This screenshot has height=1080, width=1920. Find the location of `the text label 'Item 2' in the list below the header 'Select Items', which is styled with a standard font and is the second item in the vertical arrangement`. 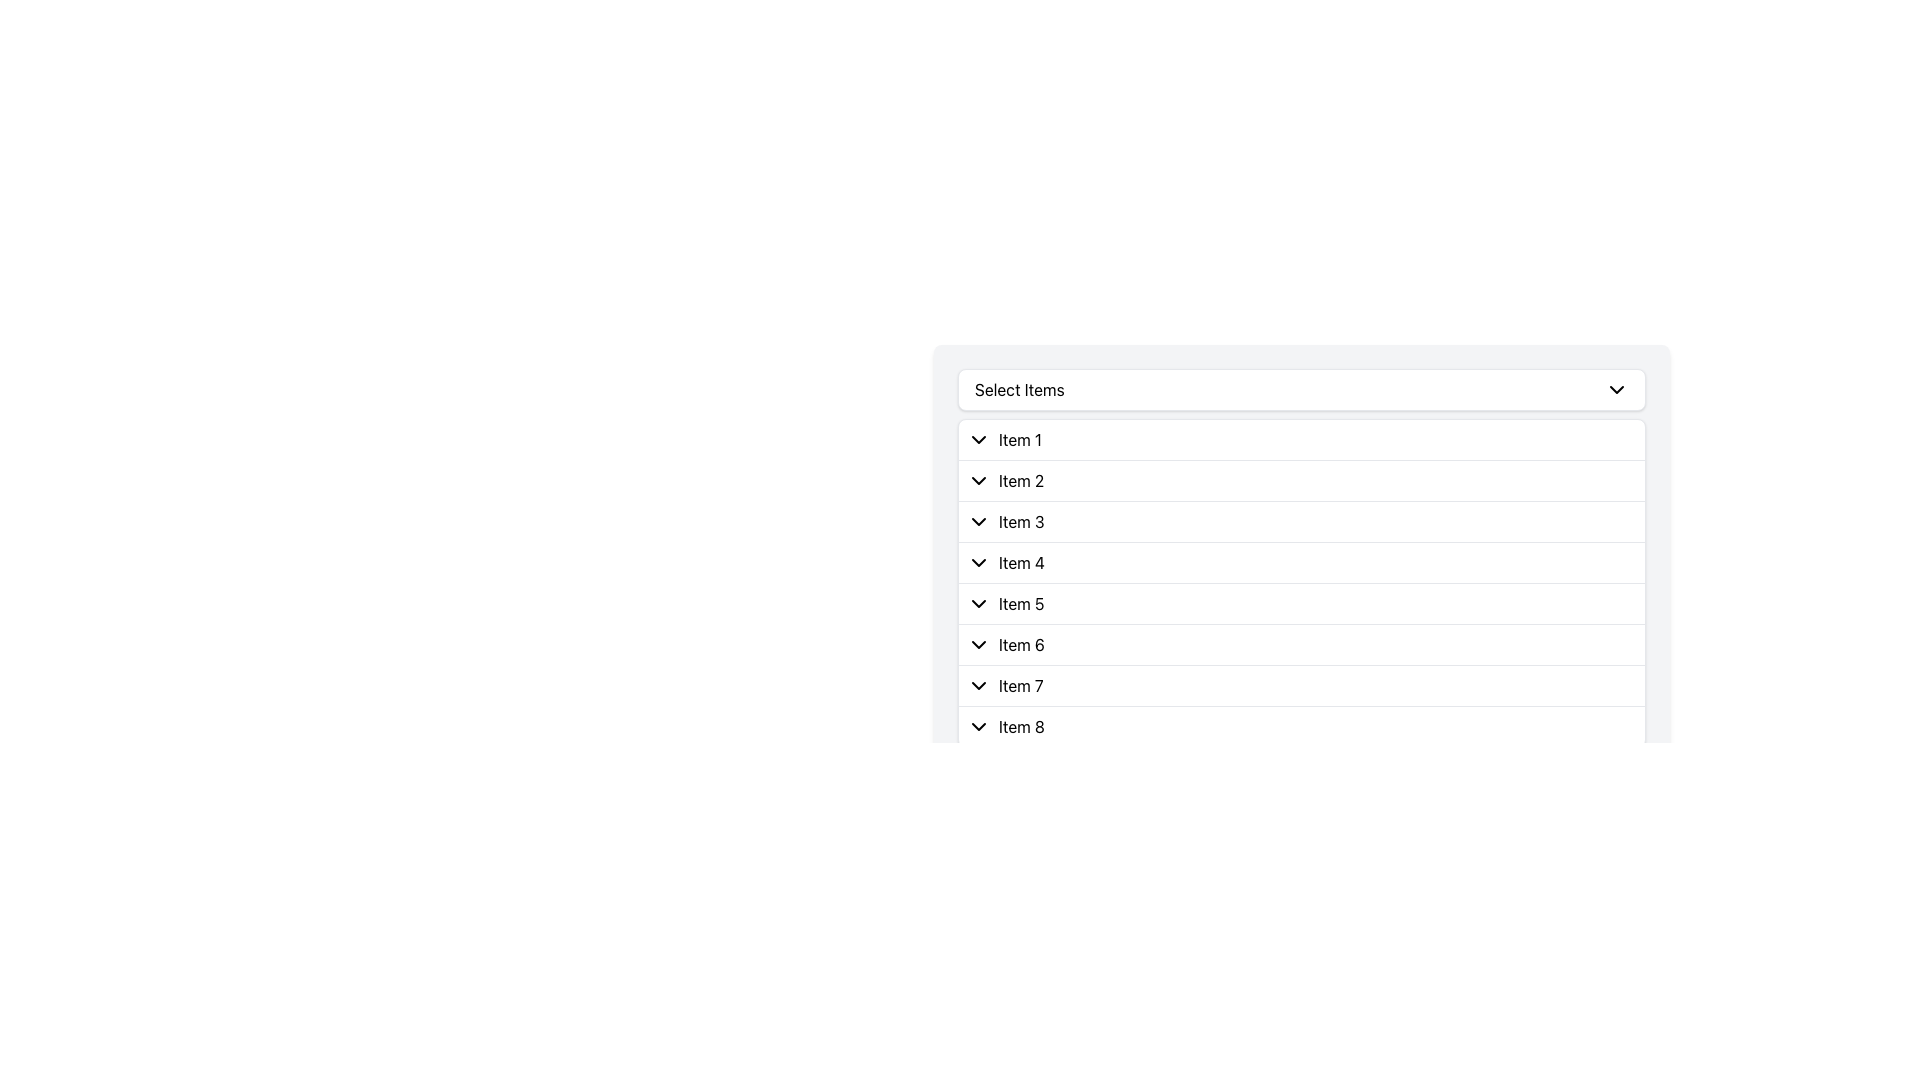

the text label 'Item 2' in the list below the header 'Select Items', which is styled with a standard font and is the second item in the vertical arrangement is located at coordinates (1021, 481).